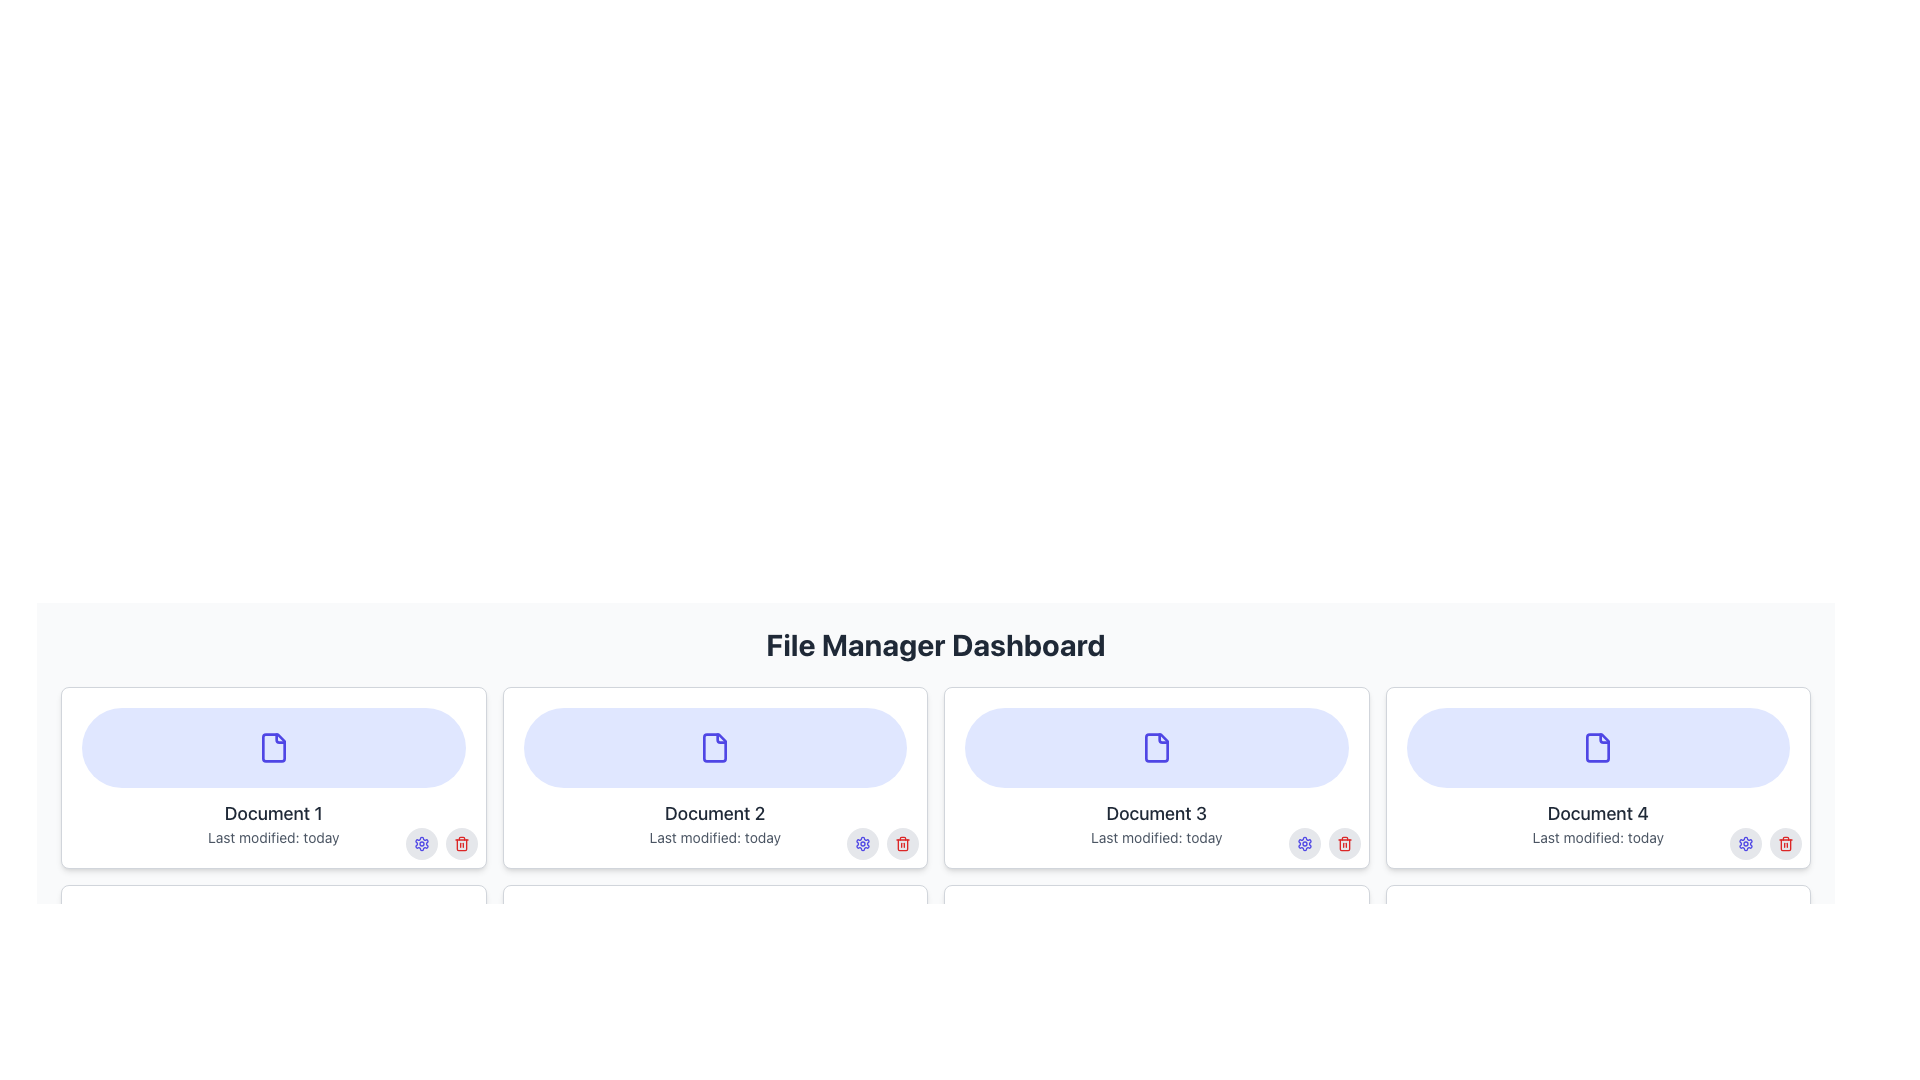  What do you see at coordinates (715, 777) in the screenshot?
I see `the second document entry card in the grid layout` at bounding box center [715, 777].